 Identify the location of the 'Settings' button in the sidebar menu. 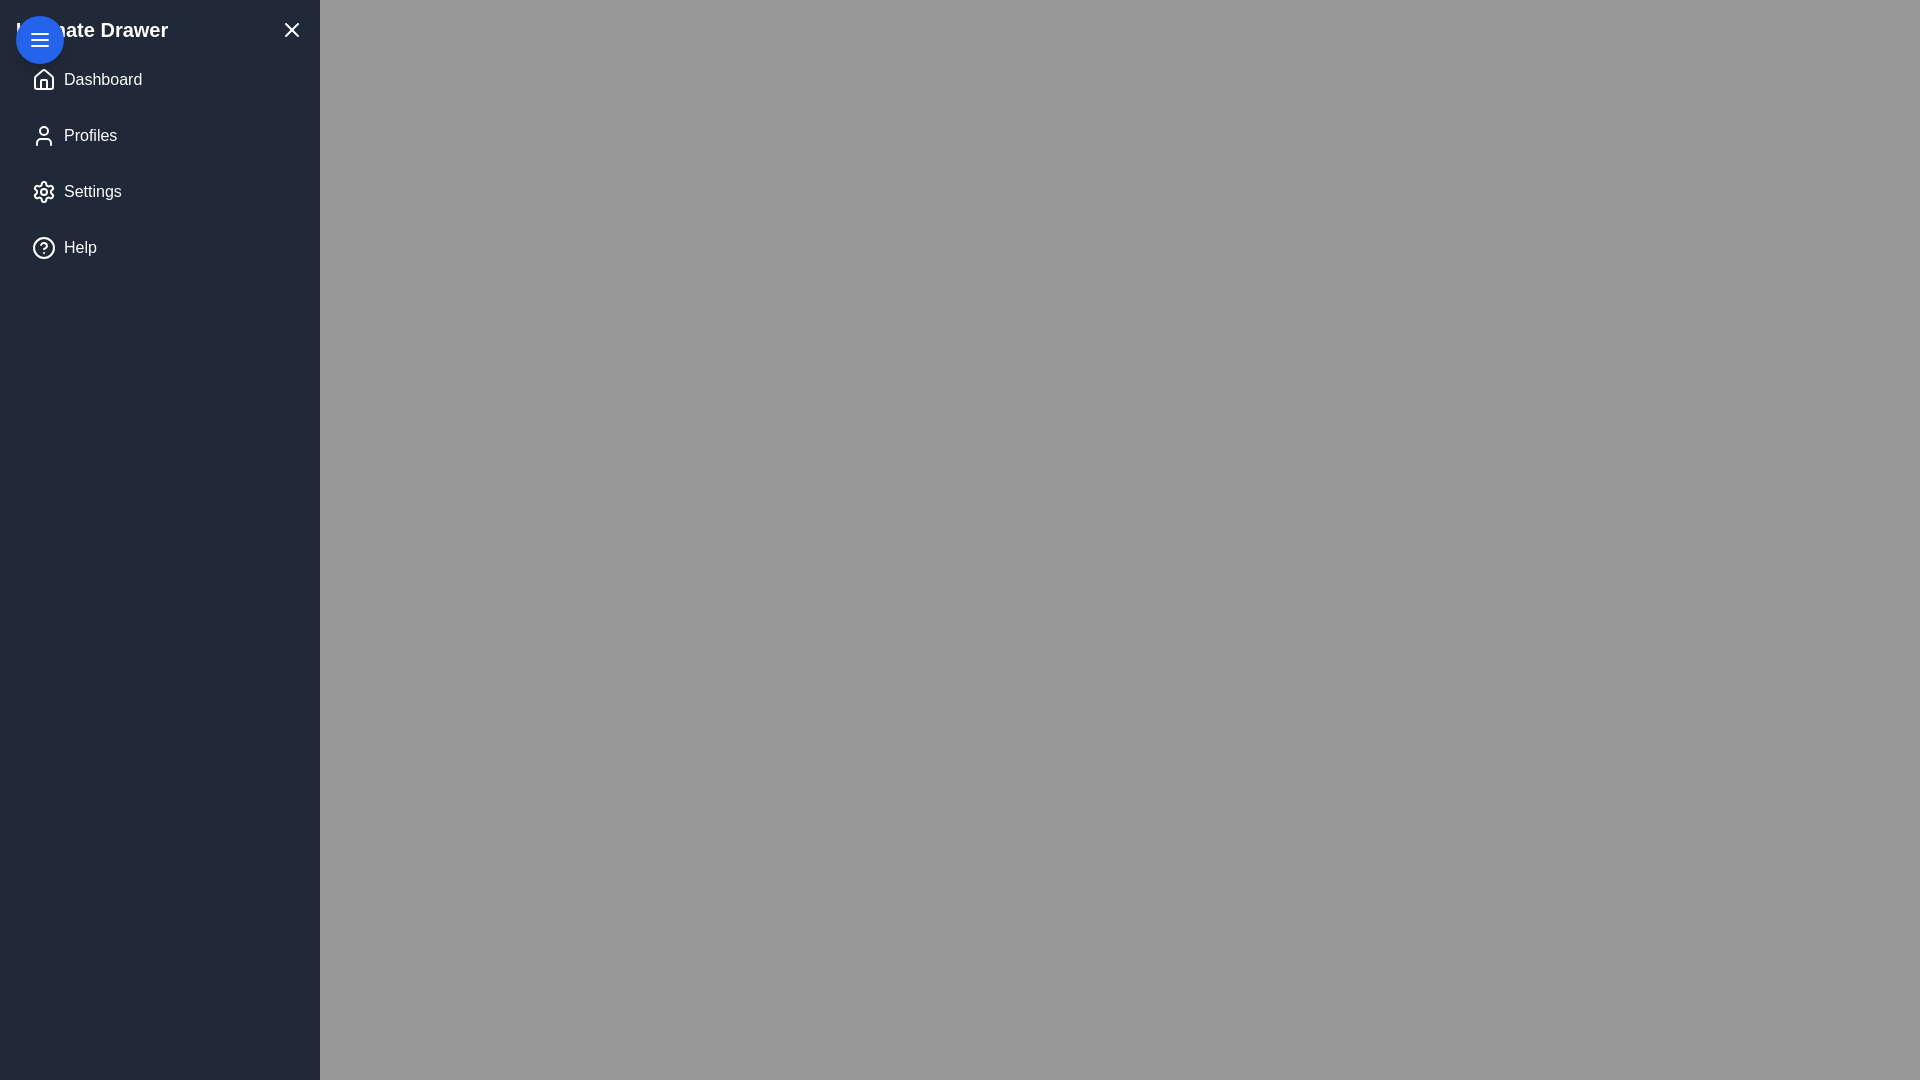
(158, 192).